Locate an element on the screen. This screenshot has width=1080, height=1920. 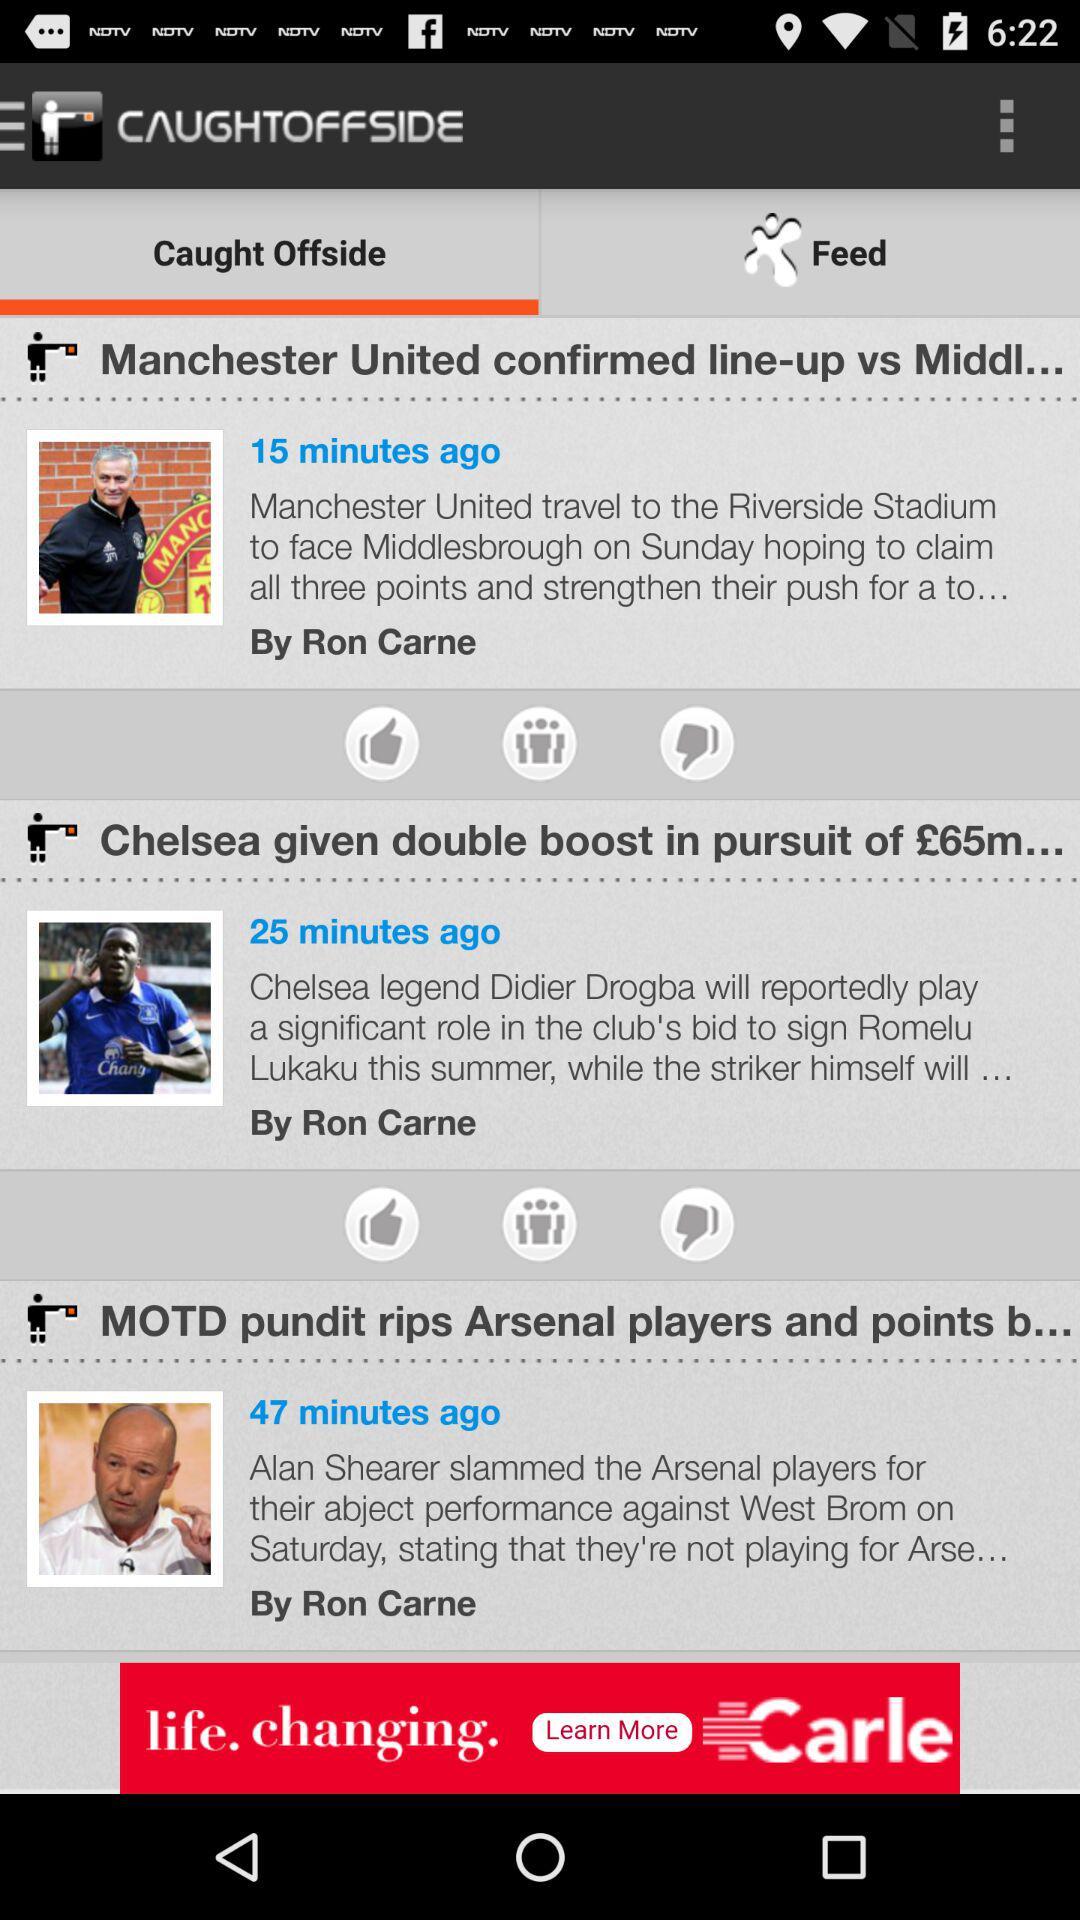
rate as thumbs down is located at coordinates (696, 1223).